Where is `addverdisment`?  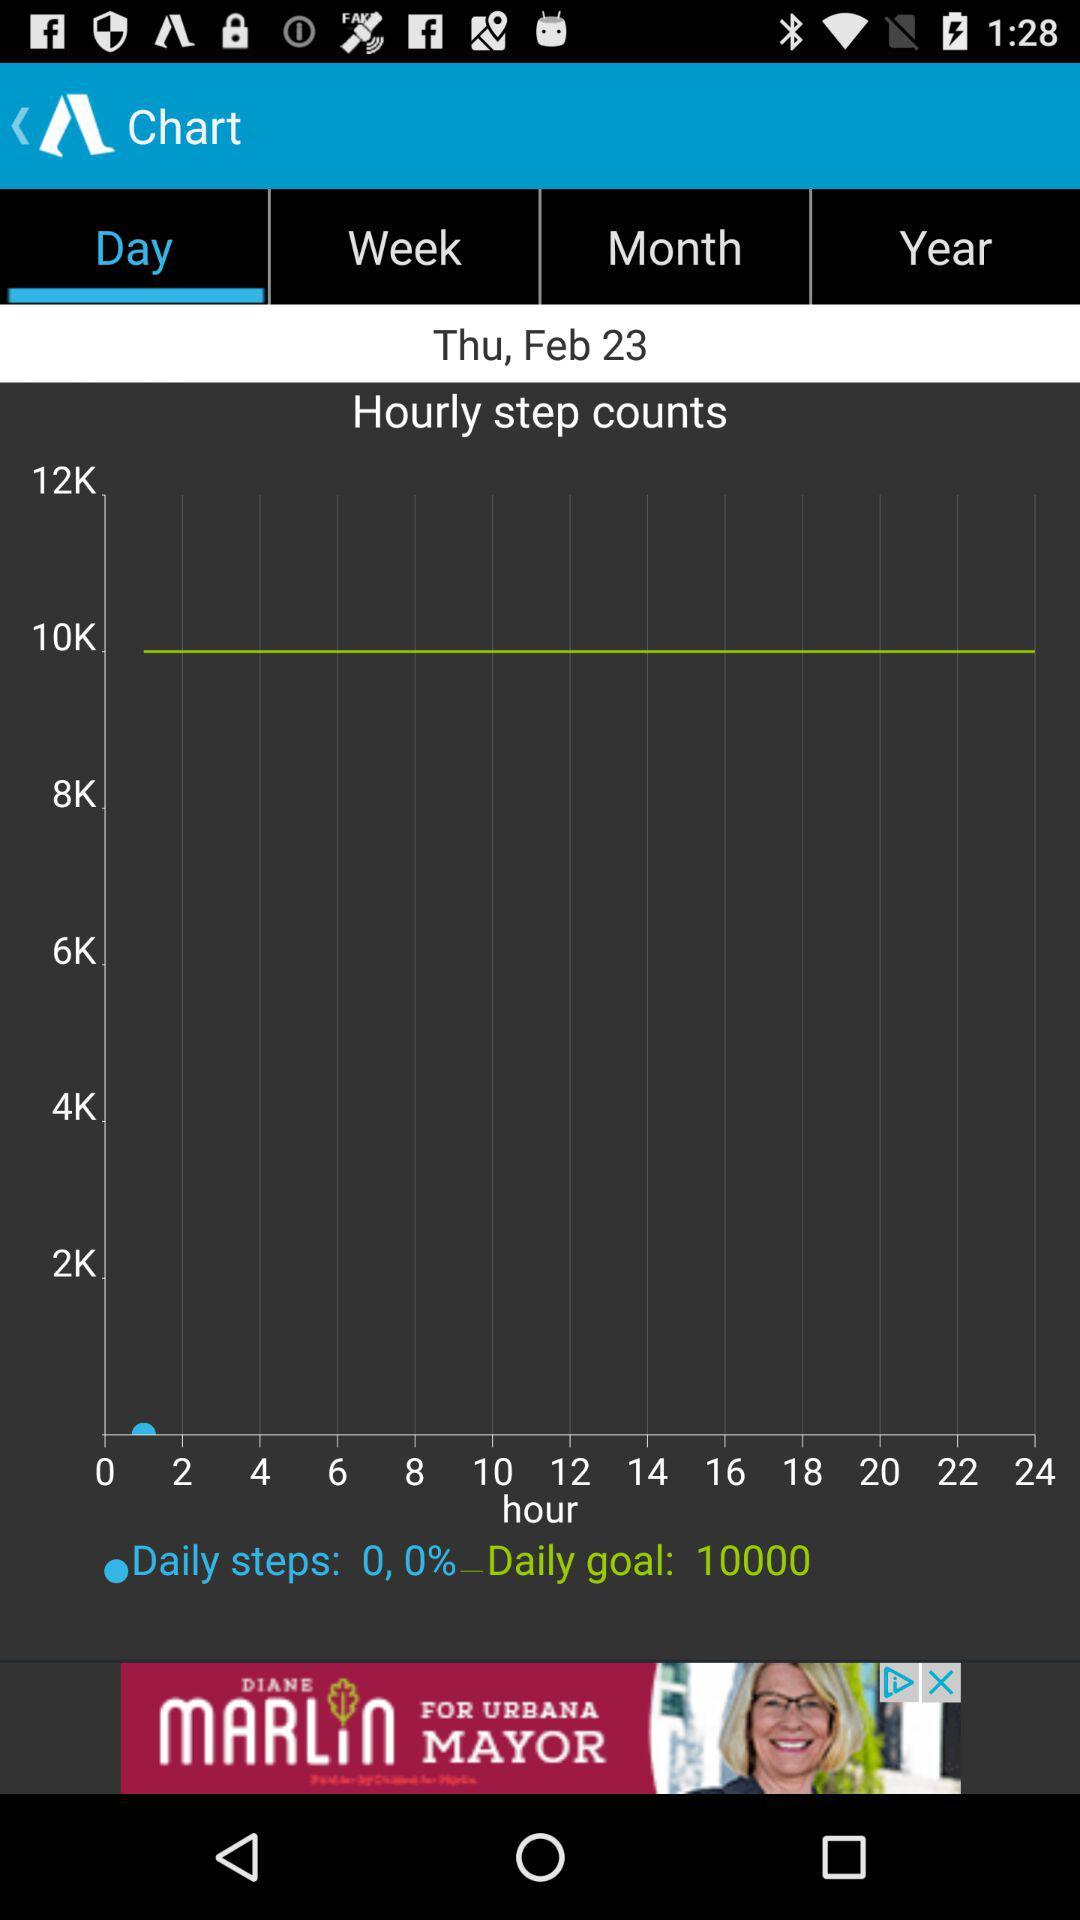
addverdisment is located at coordinates (540, 1727).